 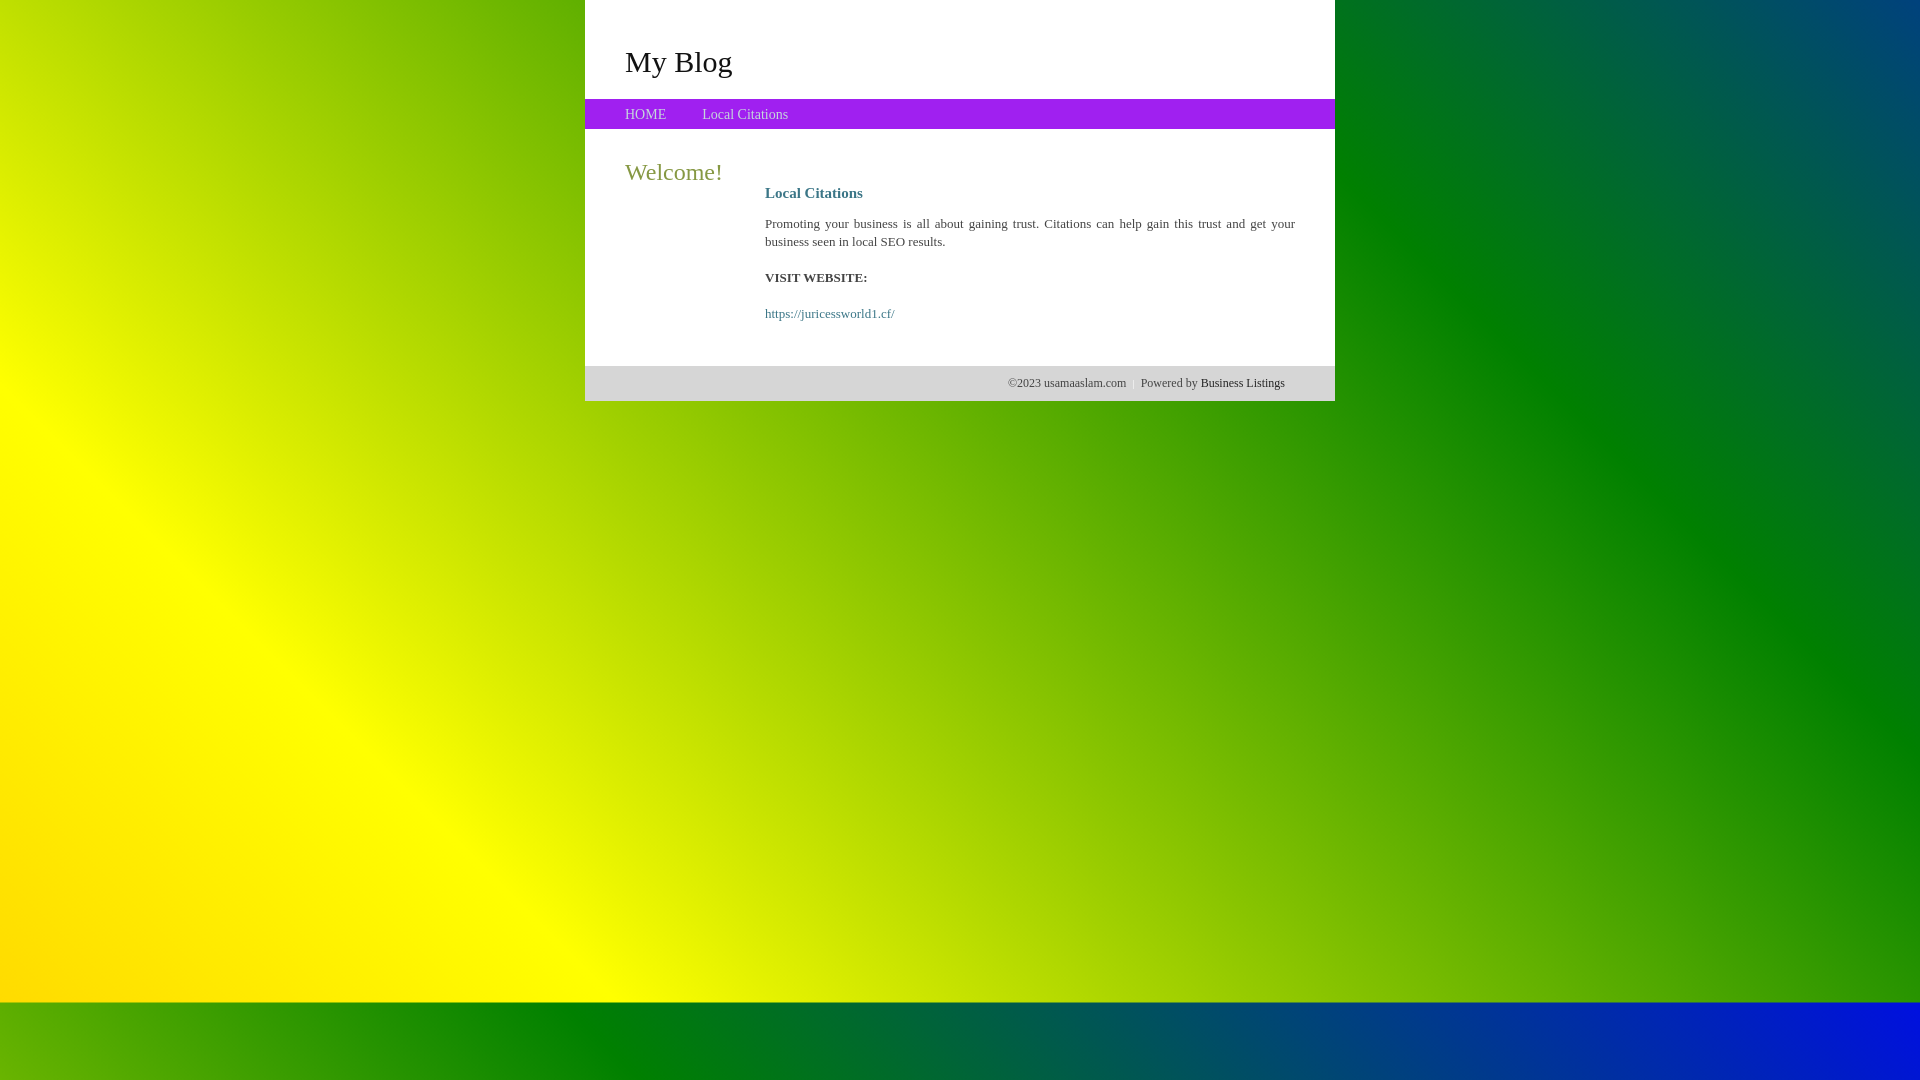 I want to click on 'My Blog', so click(x=678, y=60).